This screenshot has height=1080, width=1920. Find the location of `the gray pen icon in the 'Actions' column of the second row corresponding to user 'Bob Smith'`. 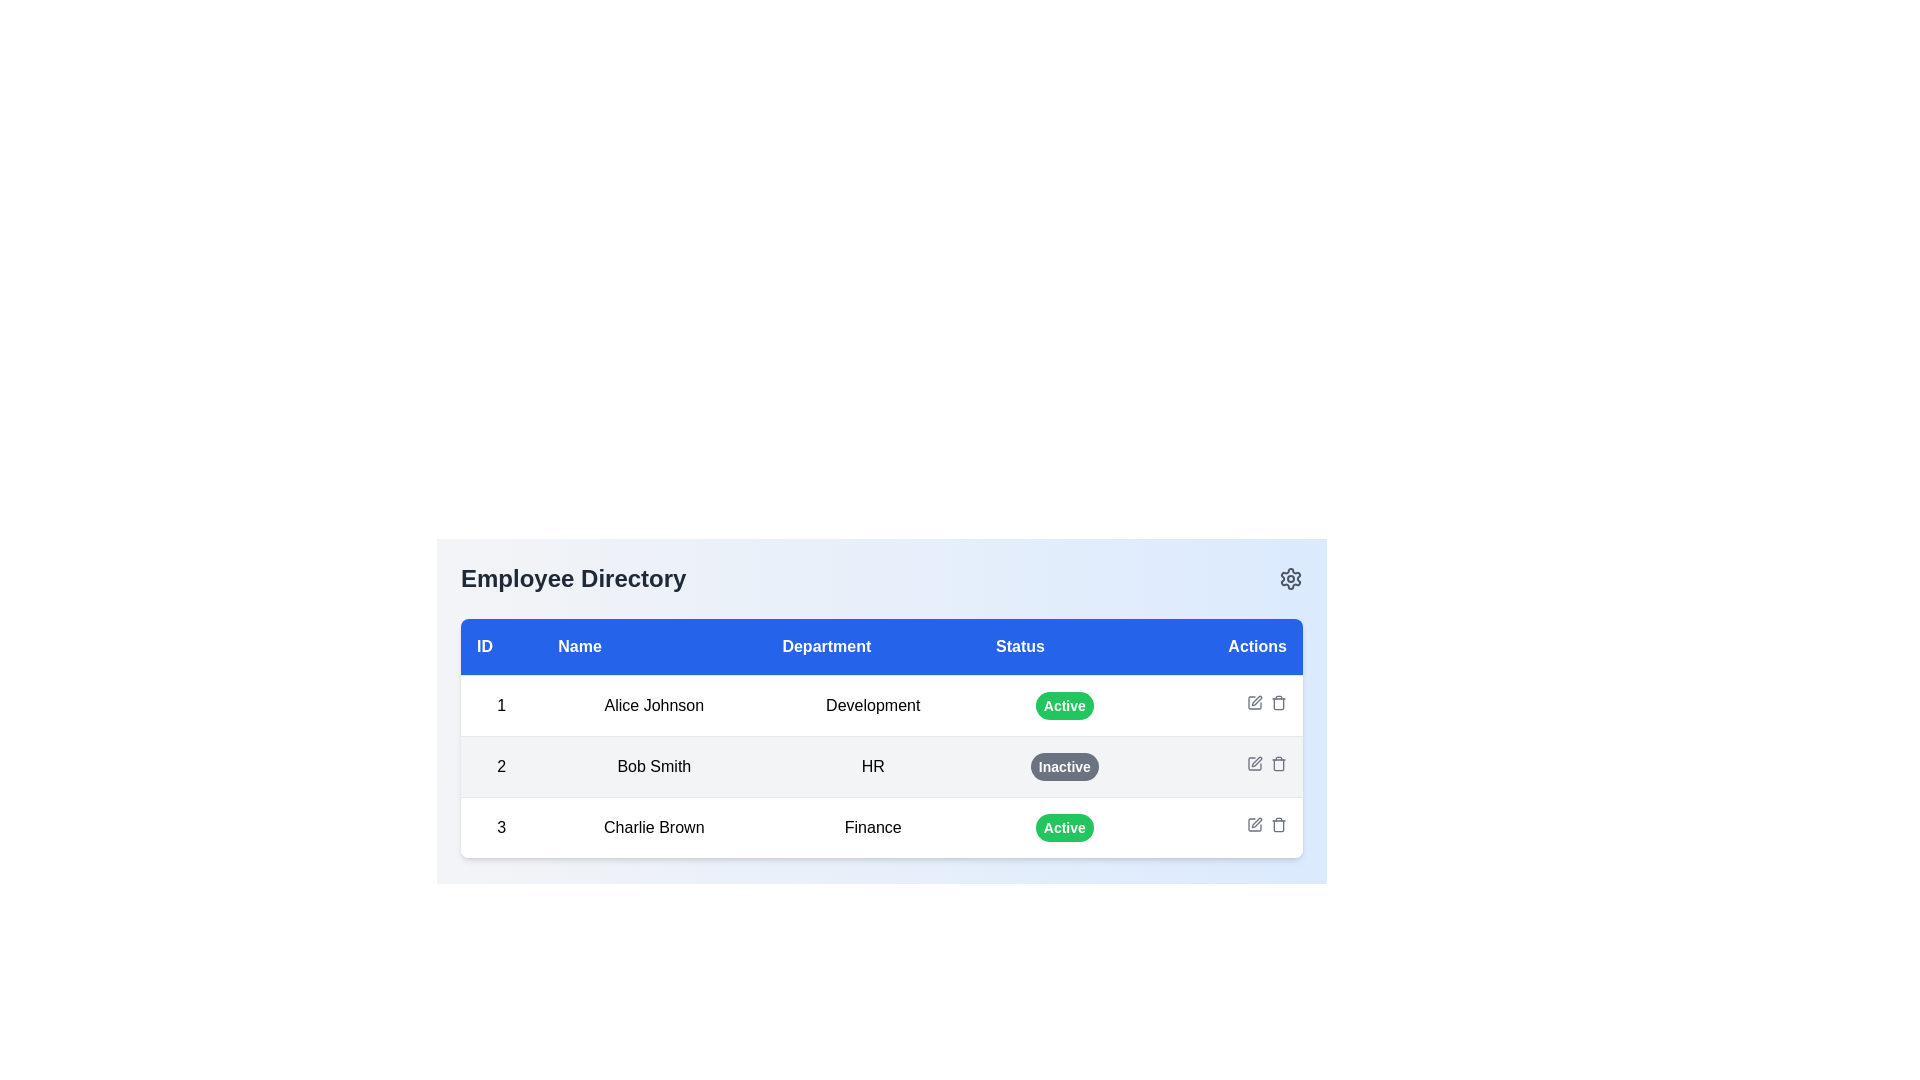

the gray pen icon in the 'Actions' column of the second row corresponding to user 'Bob Smith' is located at coordinates (1253, 763).